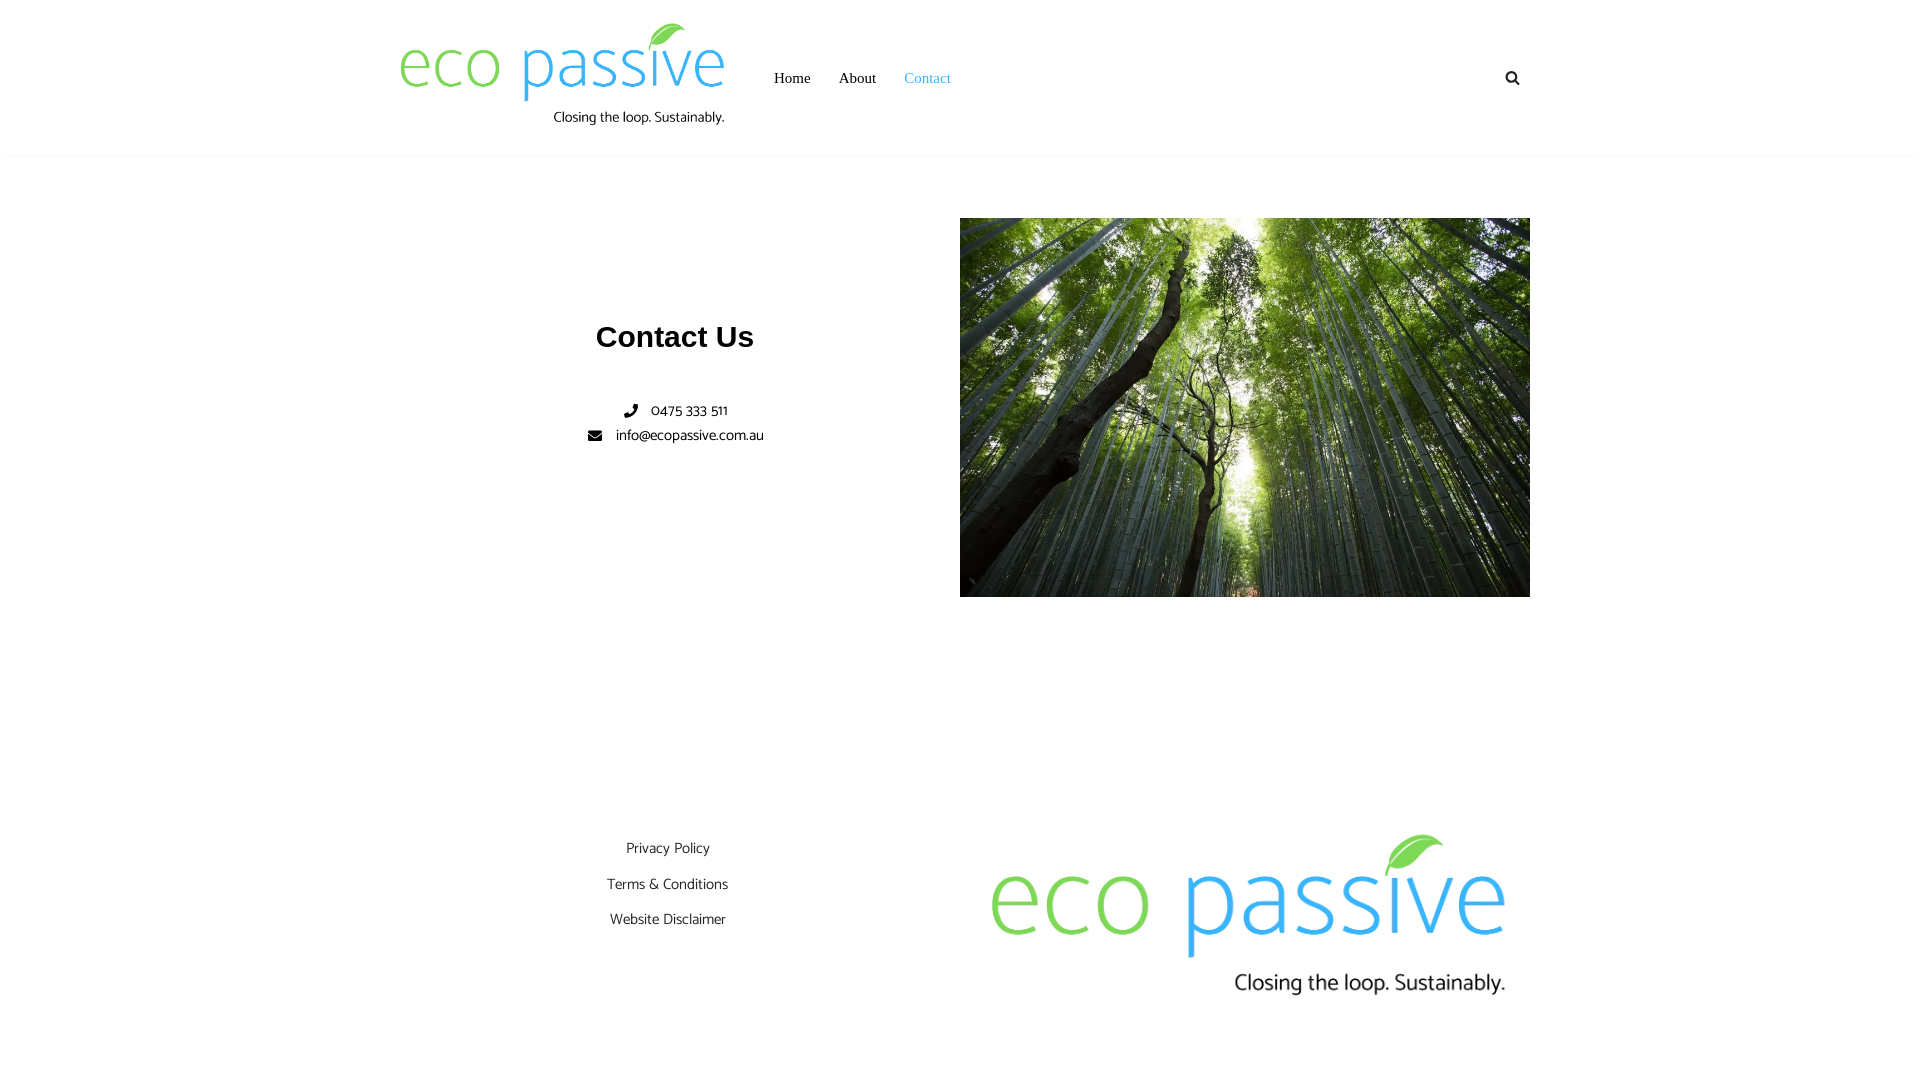 The height and width of the screenshot is (1080, 1920). What do you see at coordinates (14, 42) in the screenshot?
I see `'Skip to content'` at bounding box center [14, 42].